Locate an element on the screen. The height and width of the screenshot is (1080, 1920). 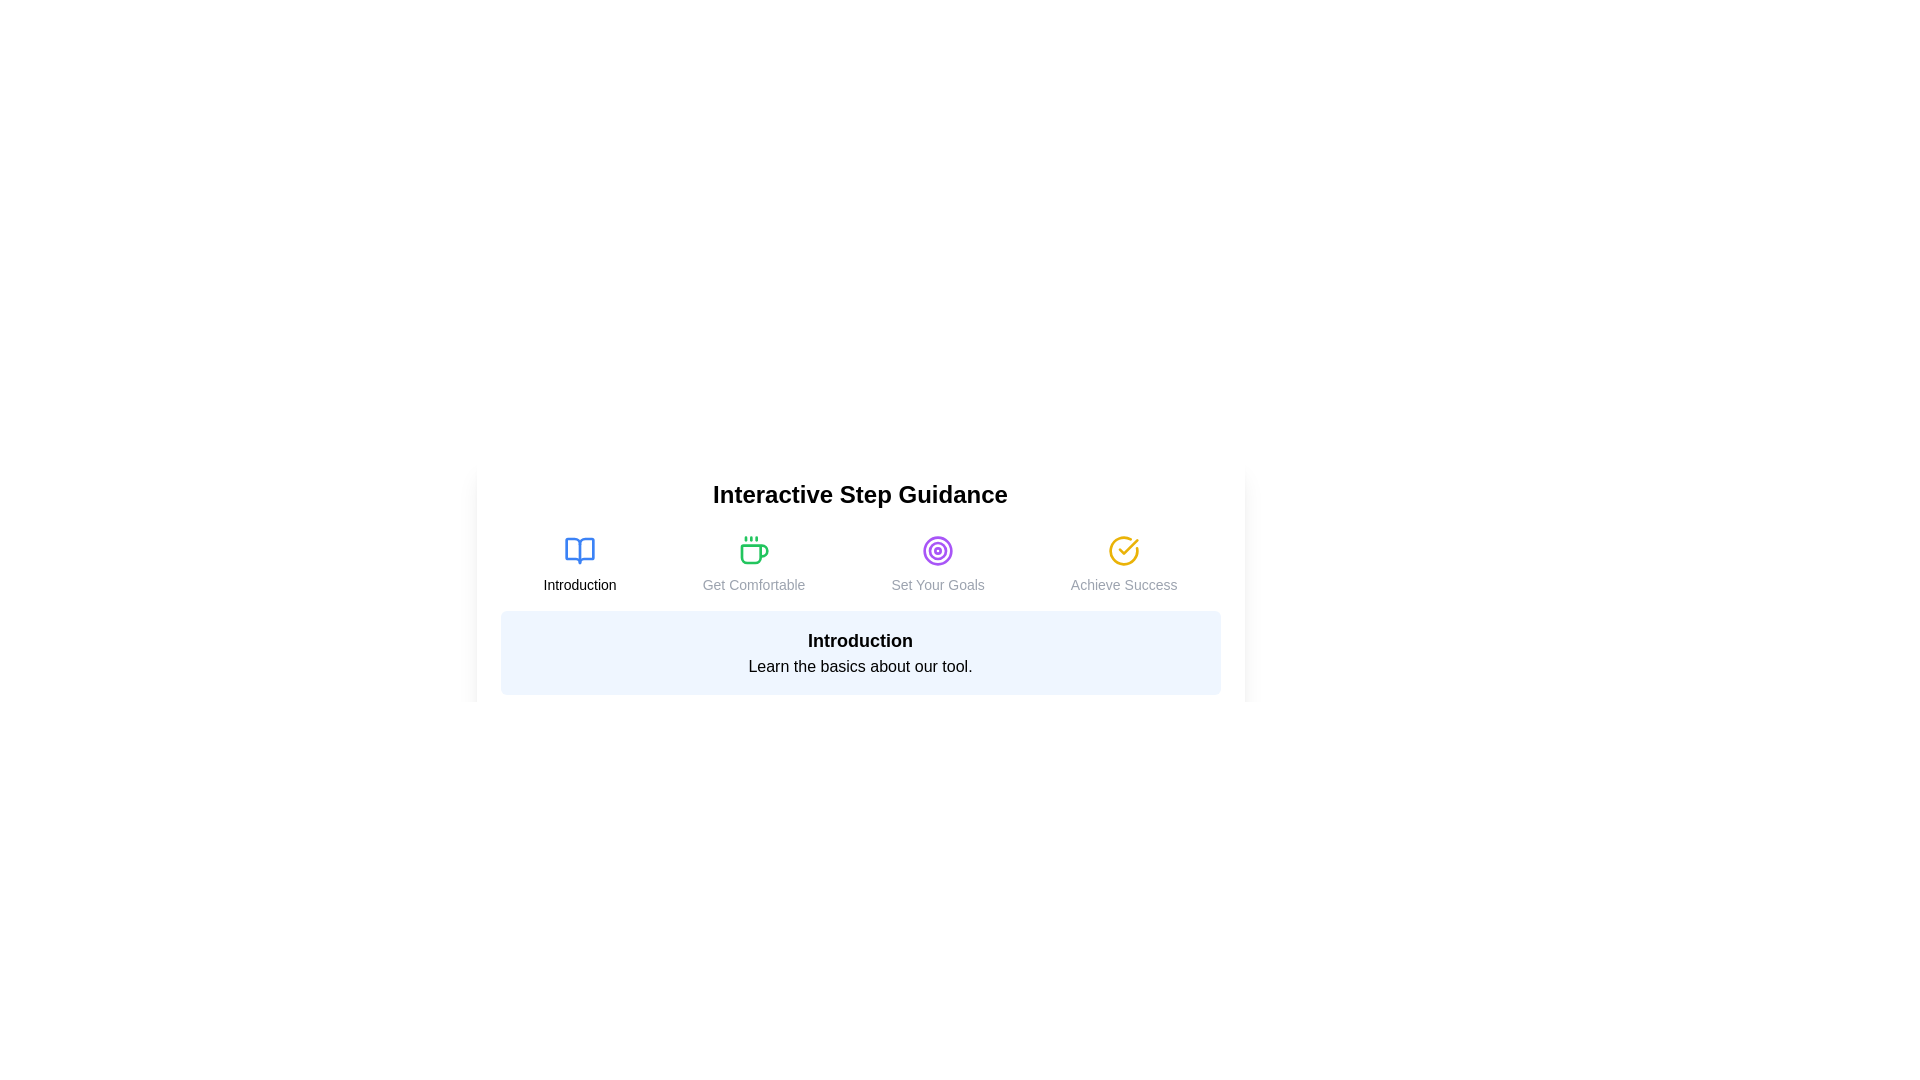
the text label displaying the word 'Introduction', which is located below an open book icon in the user interface is located at coordinates (579, 585).